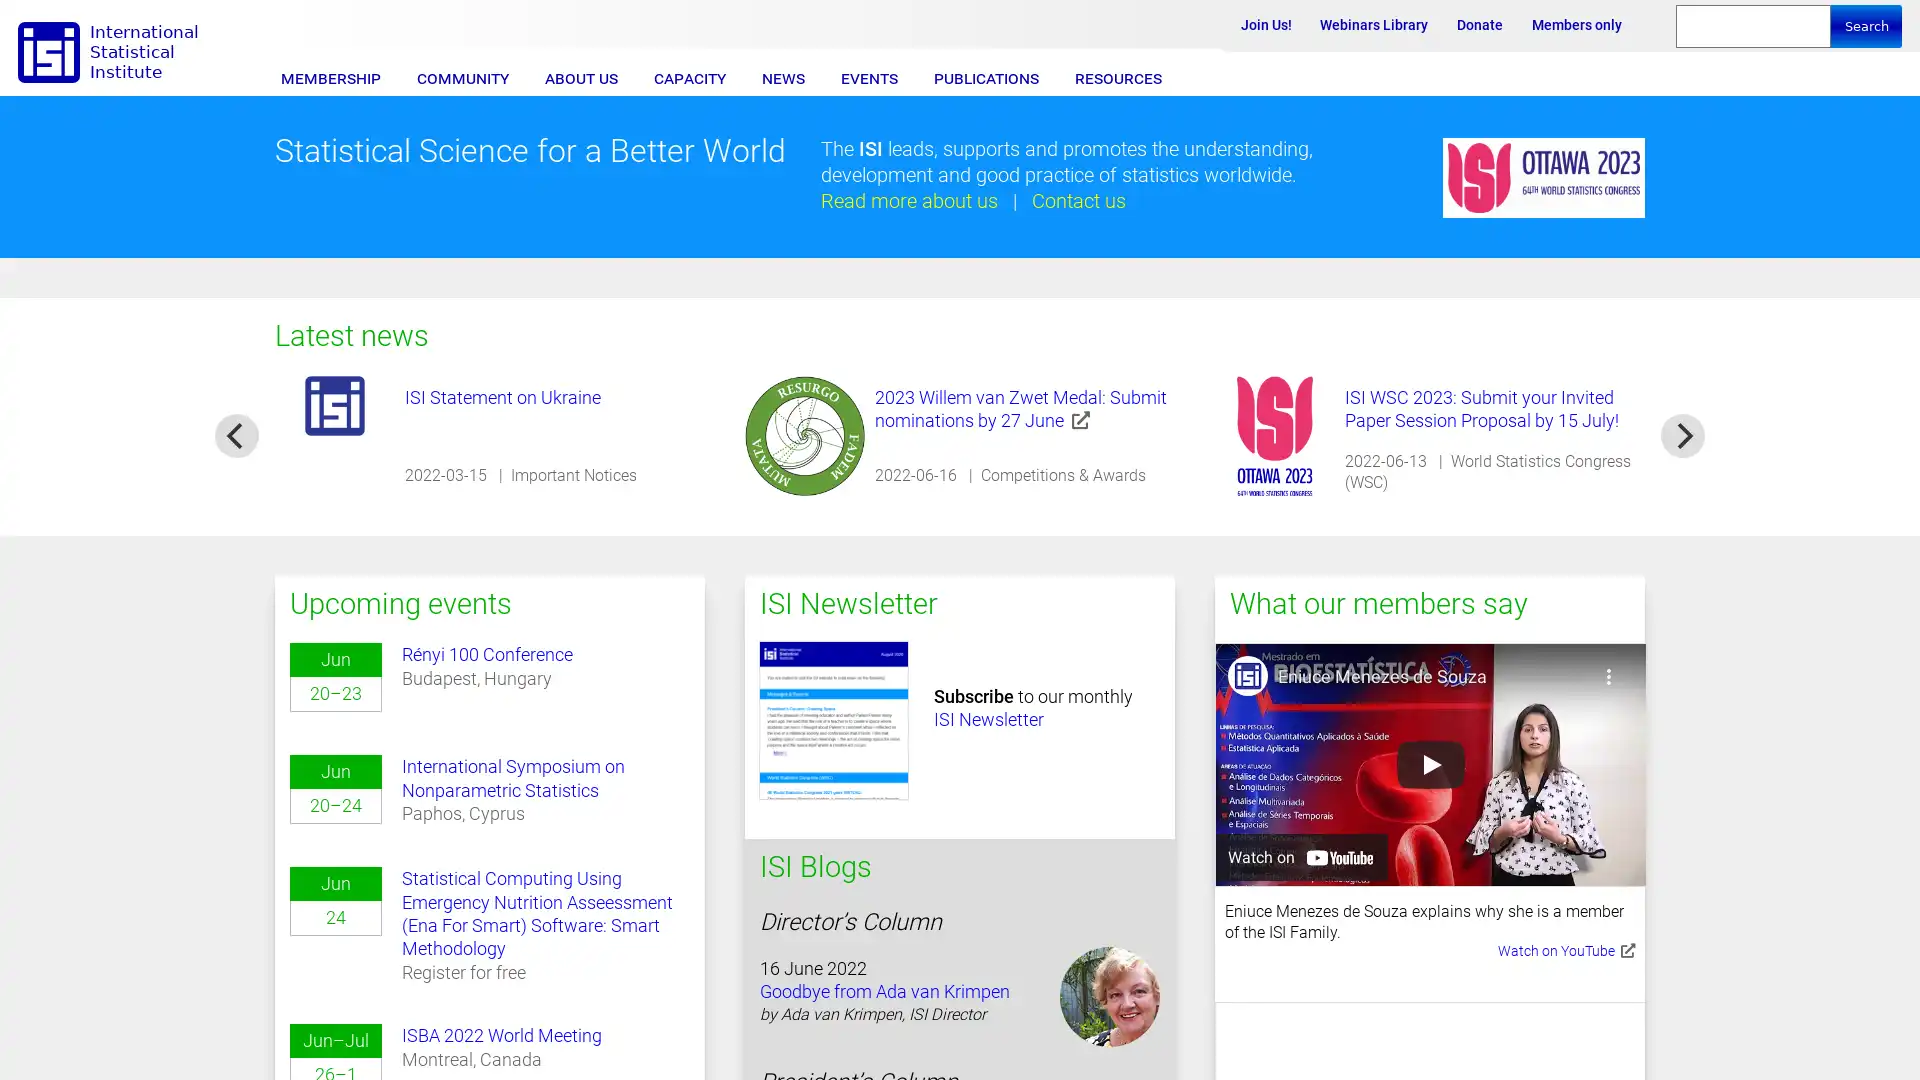 This screenshot has width=1920, height=1080. Describe the element at coordinates (1865, 26) in the screenshot. I see `Search` at that location.